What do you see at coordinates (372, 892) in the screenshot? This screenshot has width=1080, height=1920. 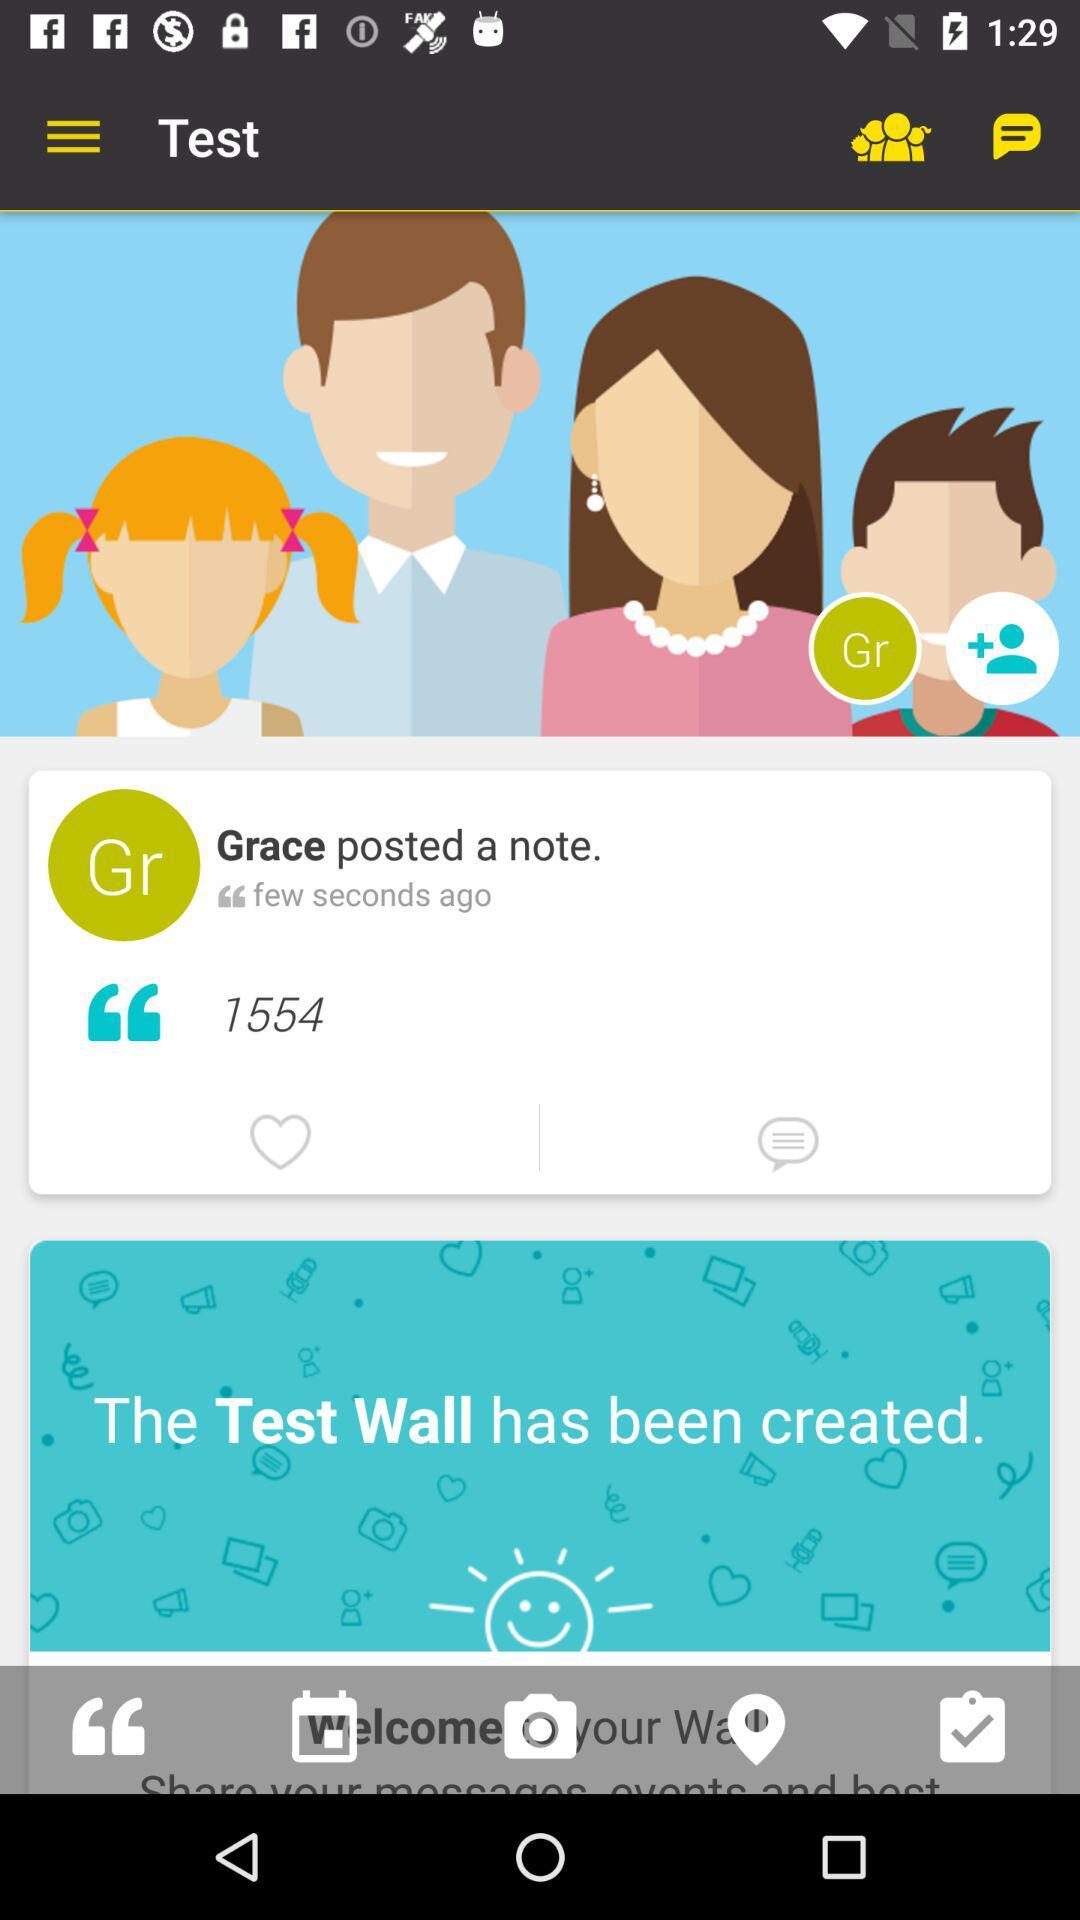 I see `the item below grace posted a item` at bounding box center [372, 892].